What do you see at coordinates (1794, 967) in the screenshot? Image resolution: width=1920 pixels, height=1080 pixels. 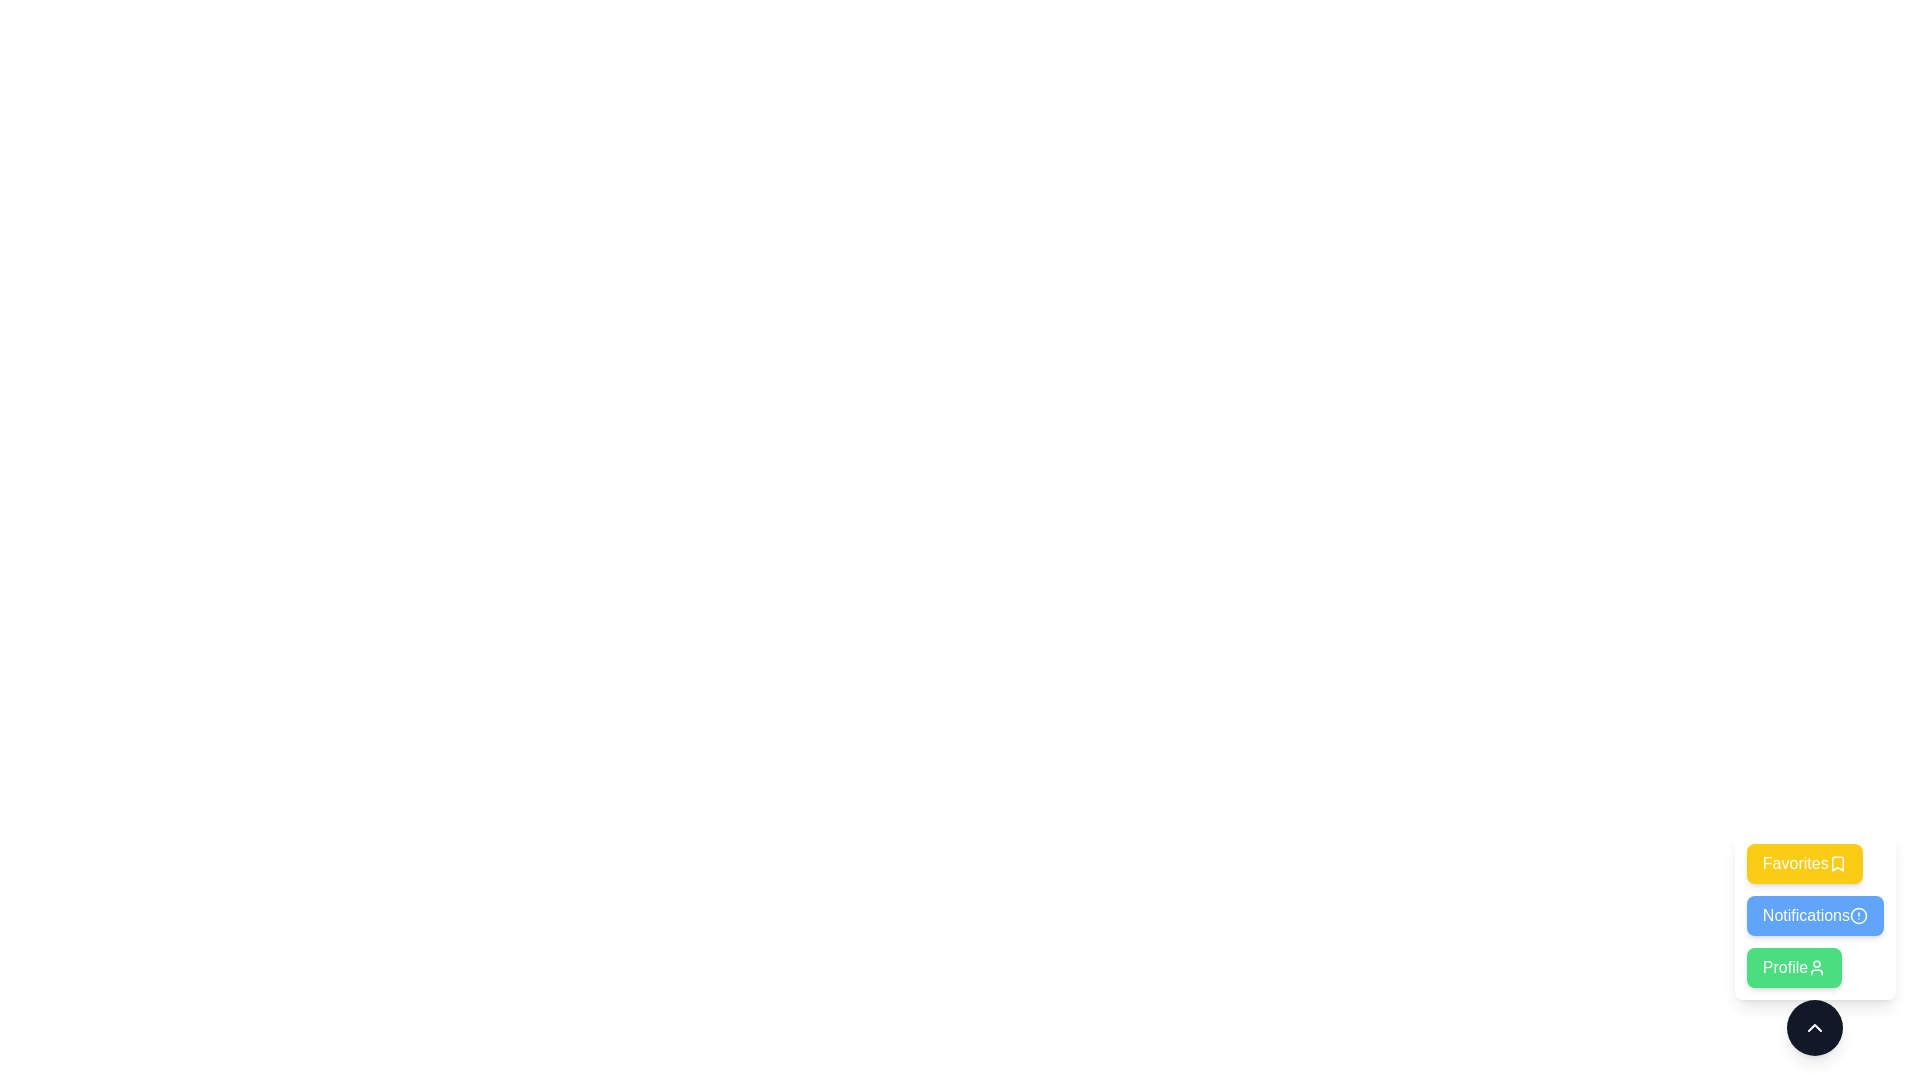 I see `the Profile button to select the corresponding option` at bounding box center [1794, 967].